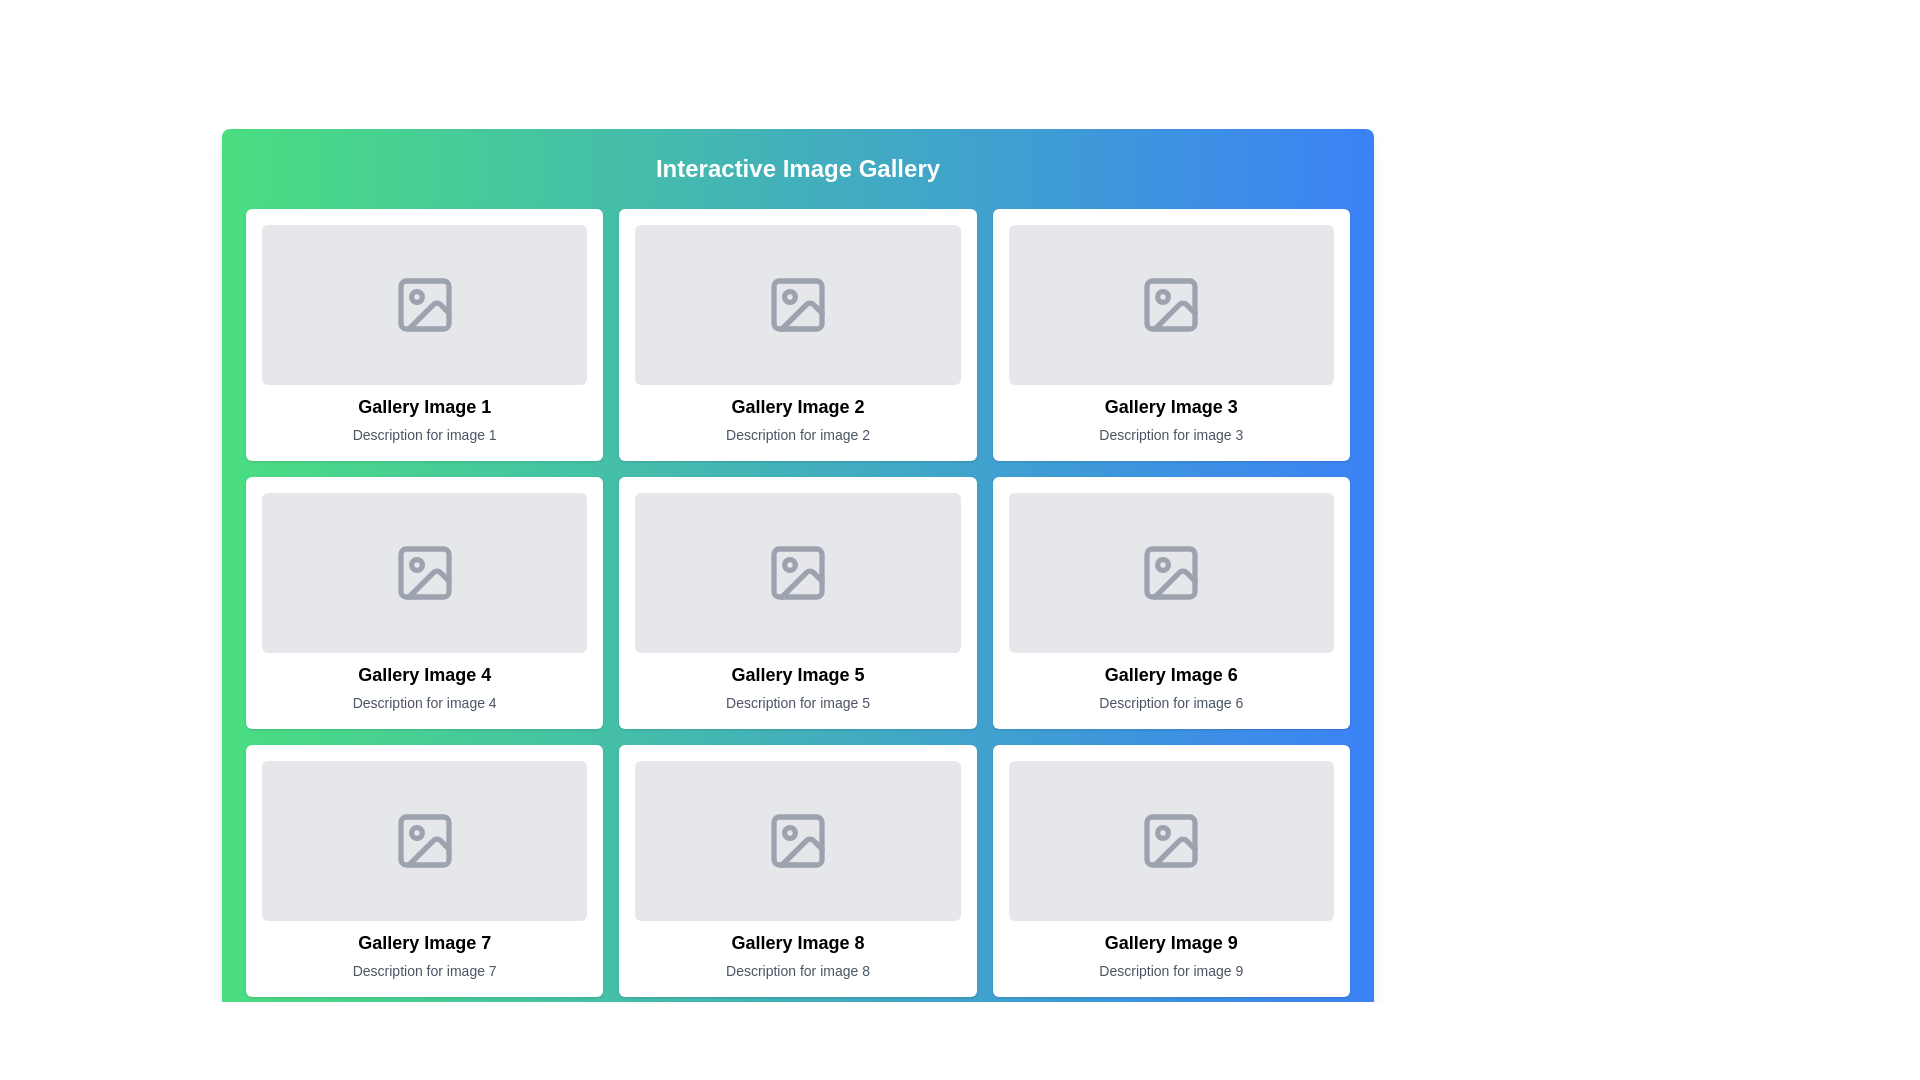  I want to click on the title text for the gallery image located in the third position of the top row in a 3x3 grid layout, beneath the image placeholder and above the description text, so click(1171, 406).